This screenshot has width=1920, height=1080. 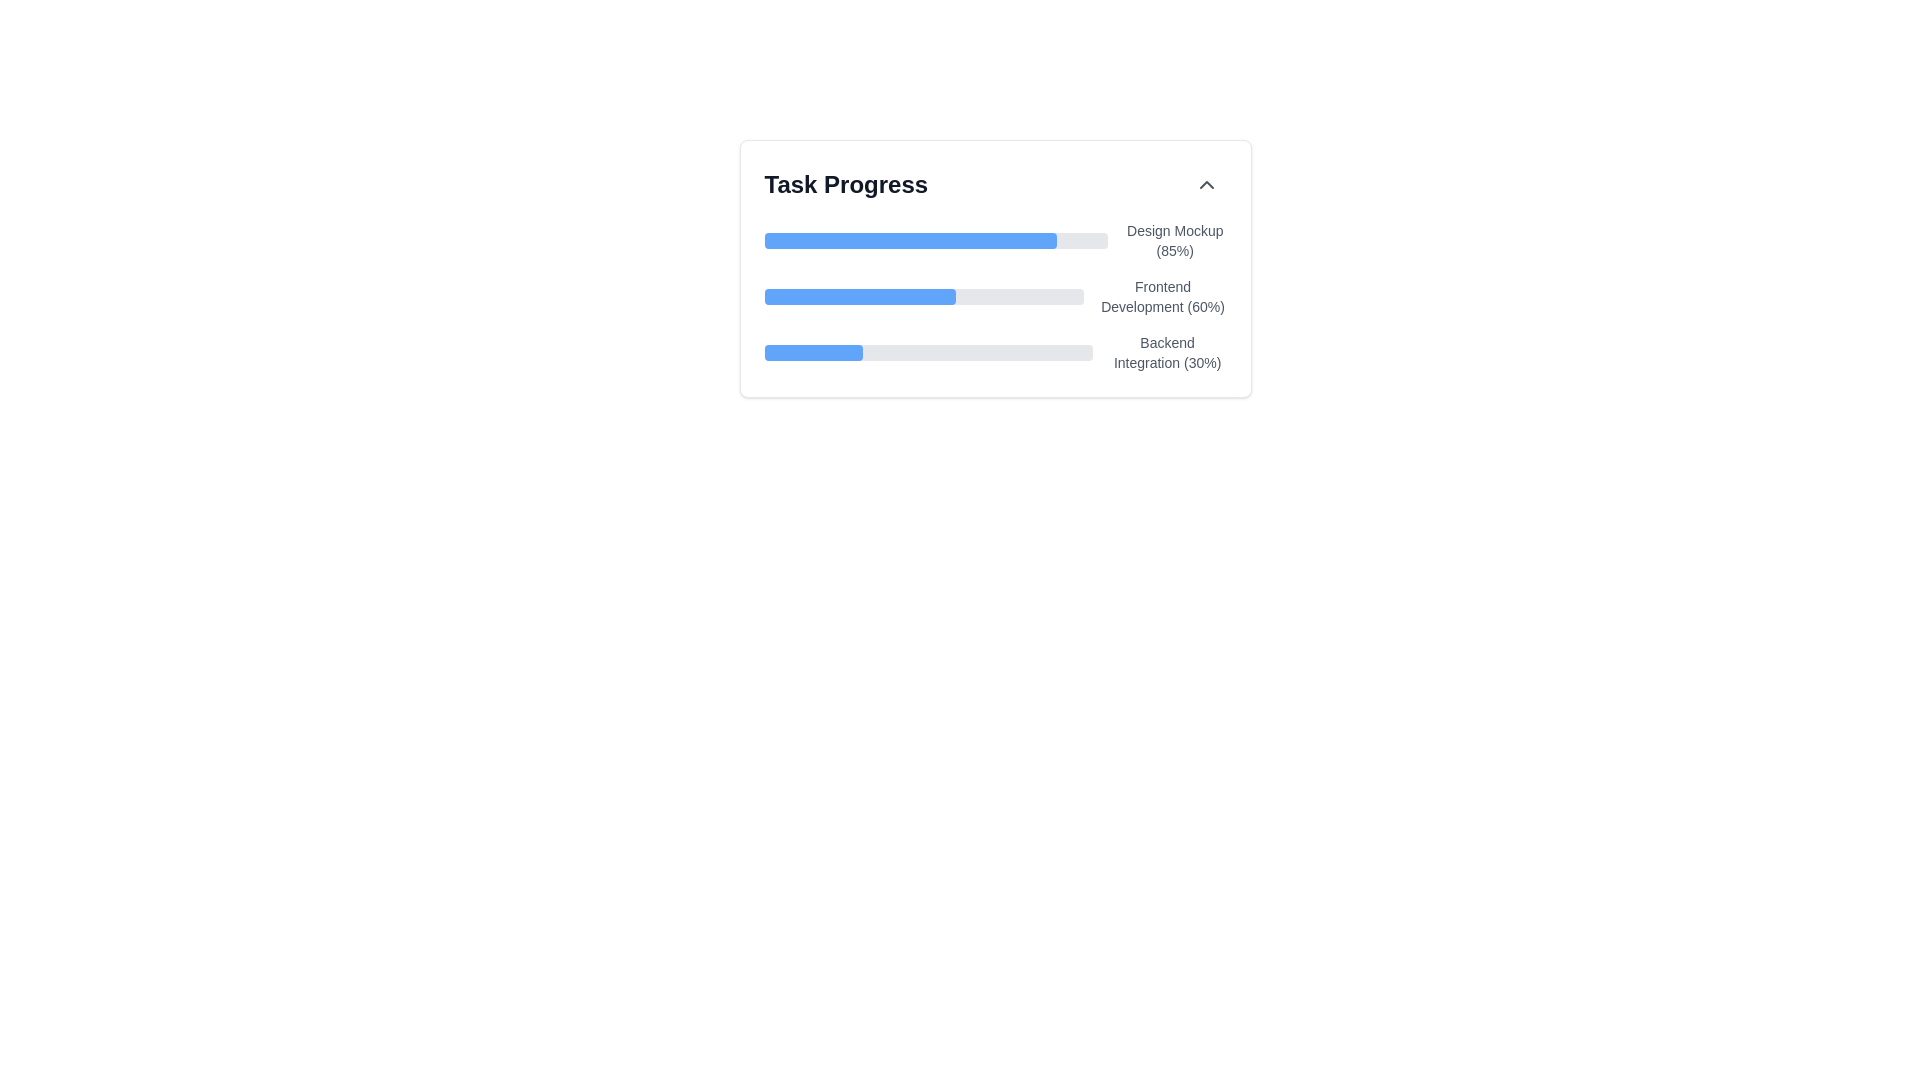 I want to click on the blue progress bar indicating 85% completion within the 'Task Progress' card, which is the foreground element of the progress indicator, so click(x=909, y=239).